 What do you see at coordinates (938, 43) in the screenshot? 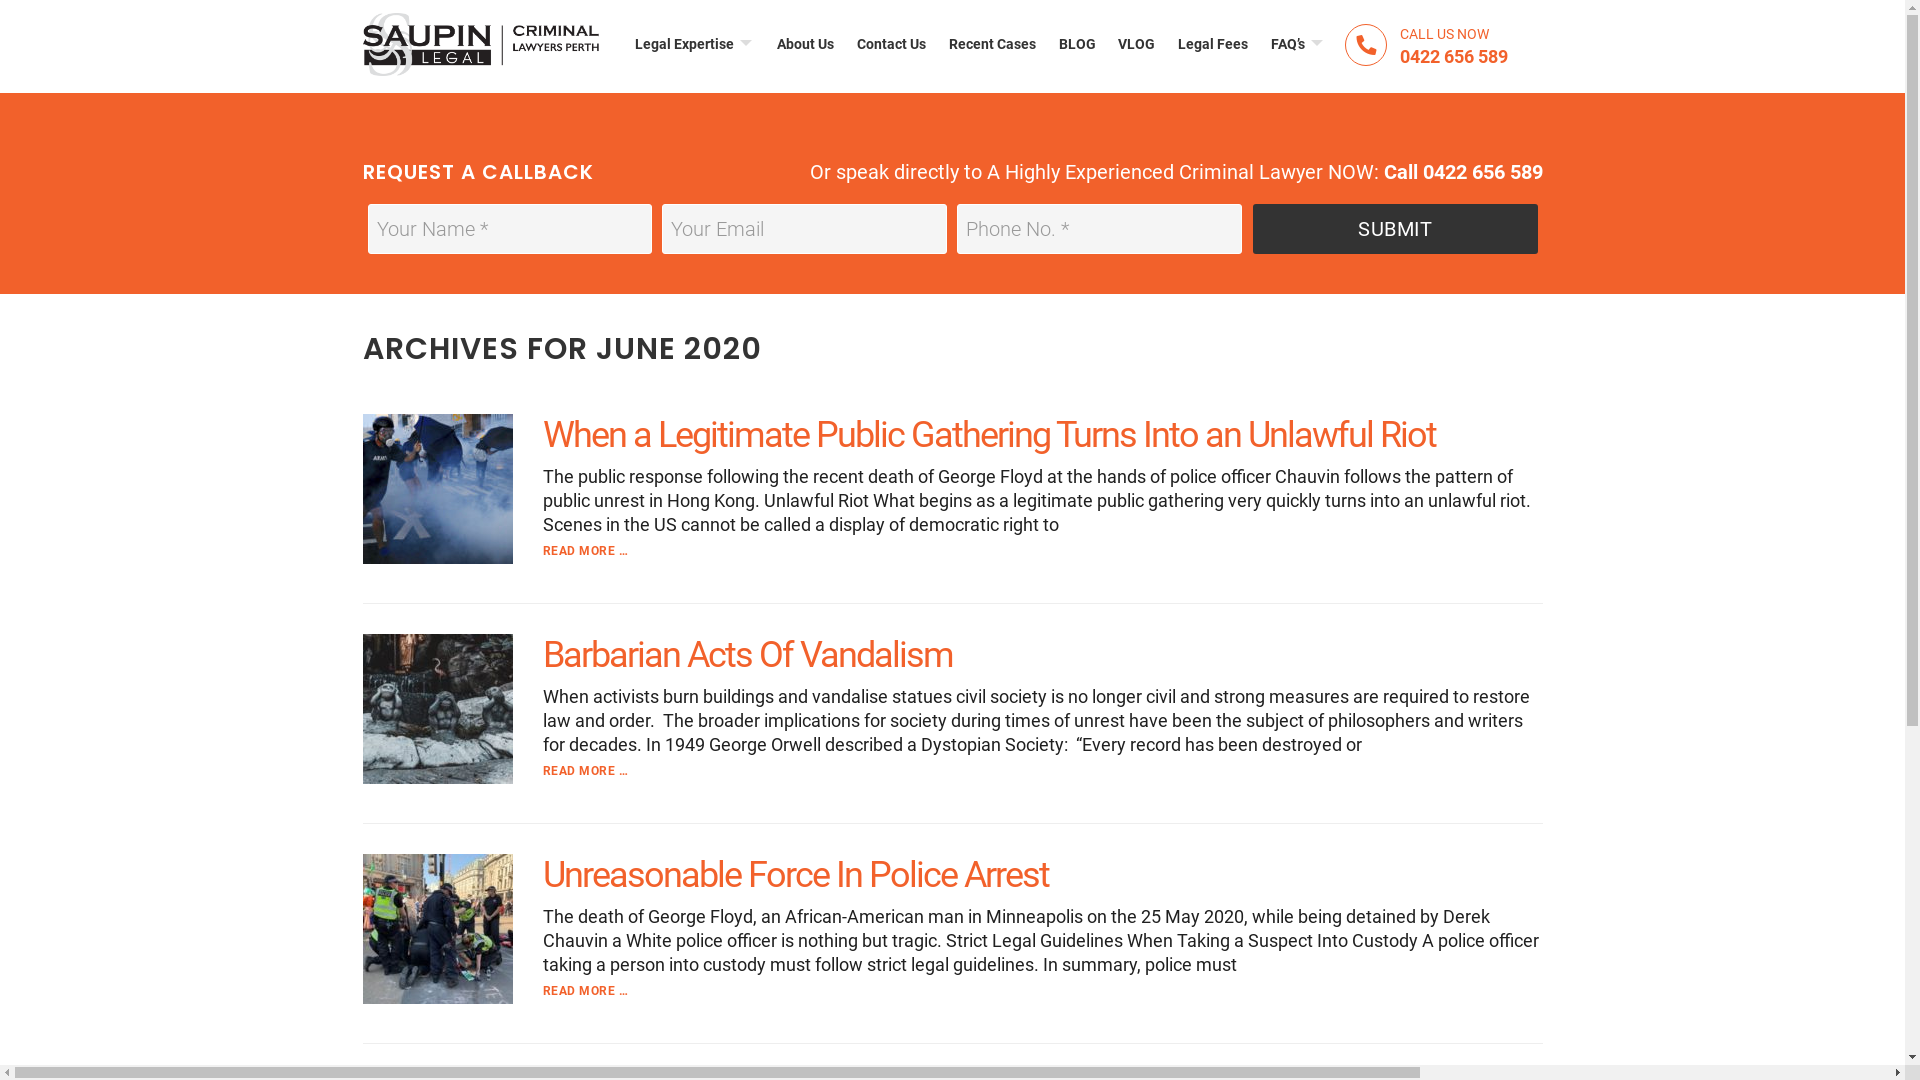
I see `'Recent Cases'` at bounding box center [938, 43].